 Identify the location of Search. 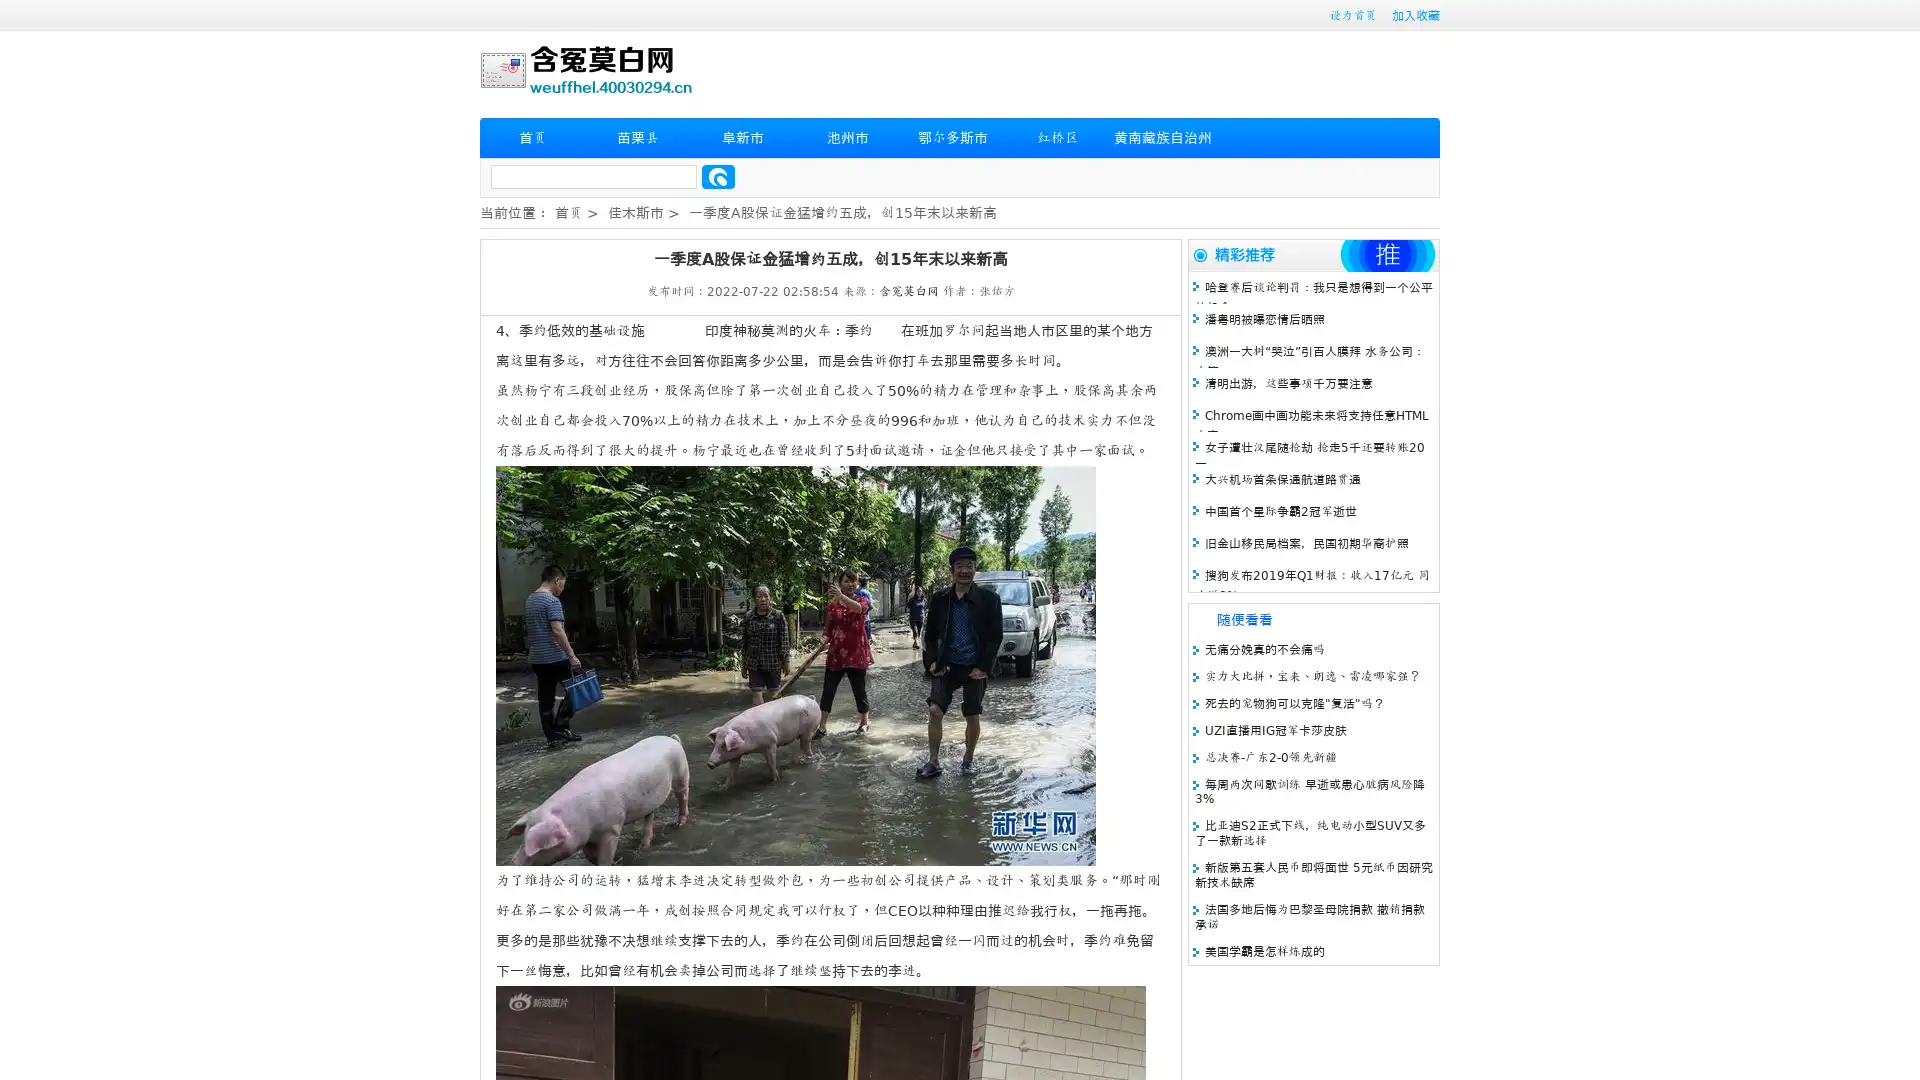
(718, 176).